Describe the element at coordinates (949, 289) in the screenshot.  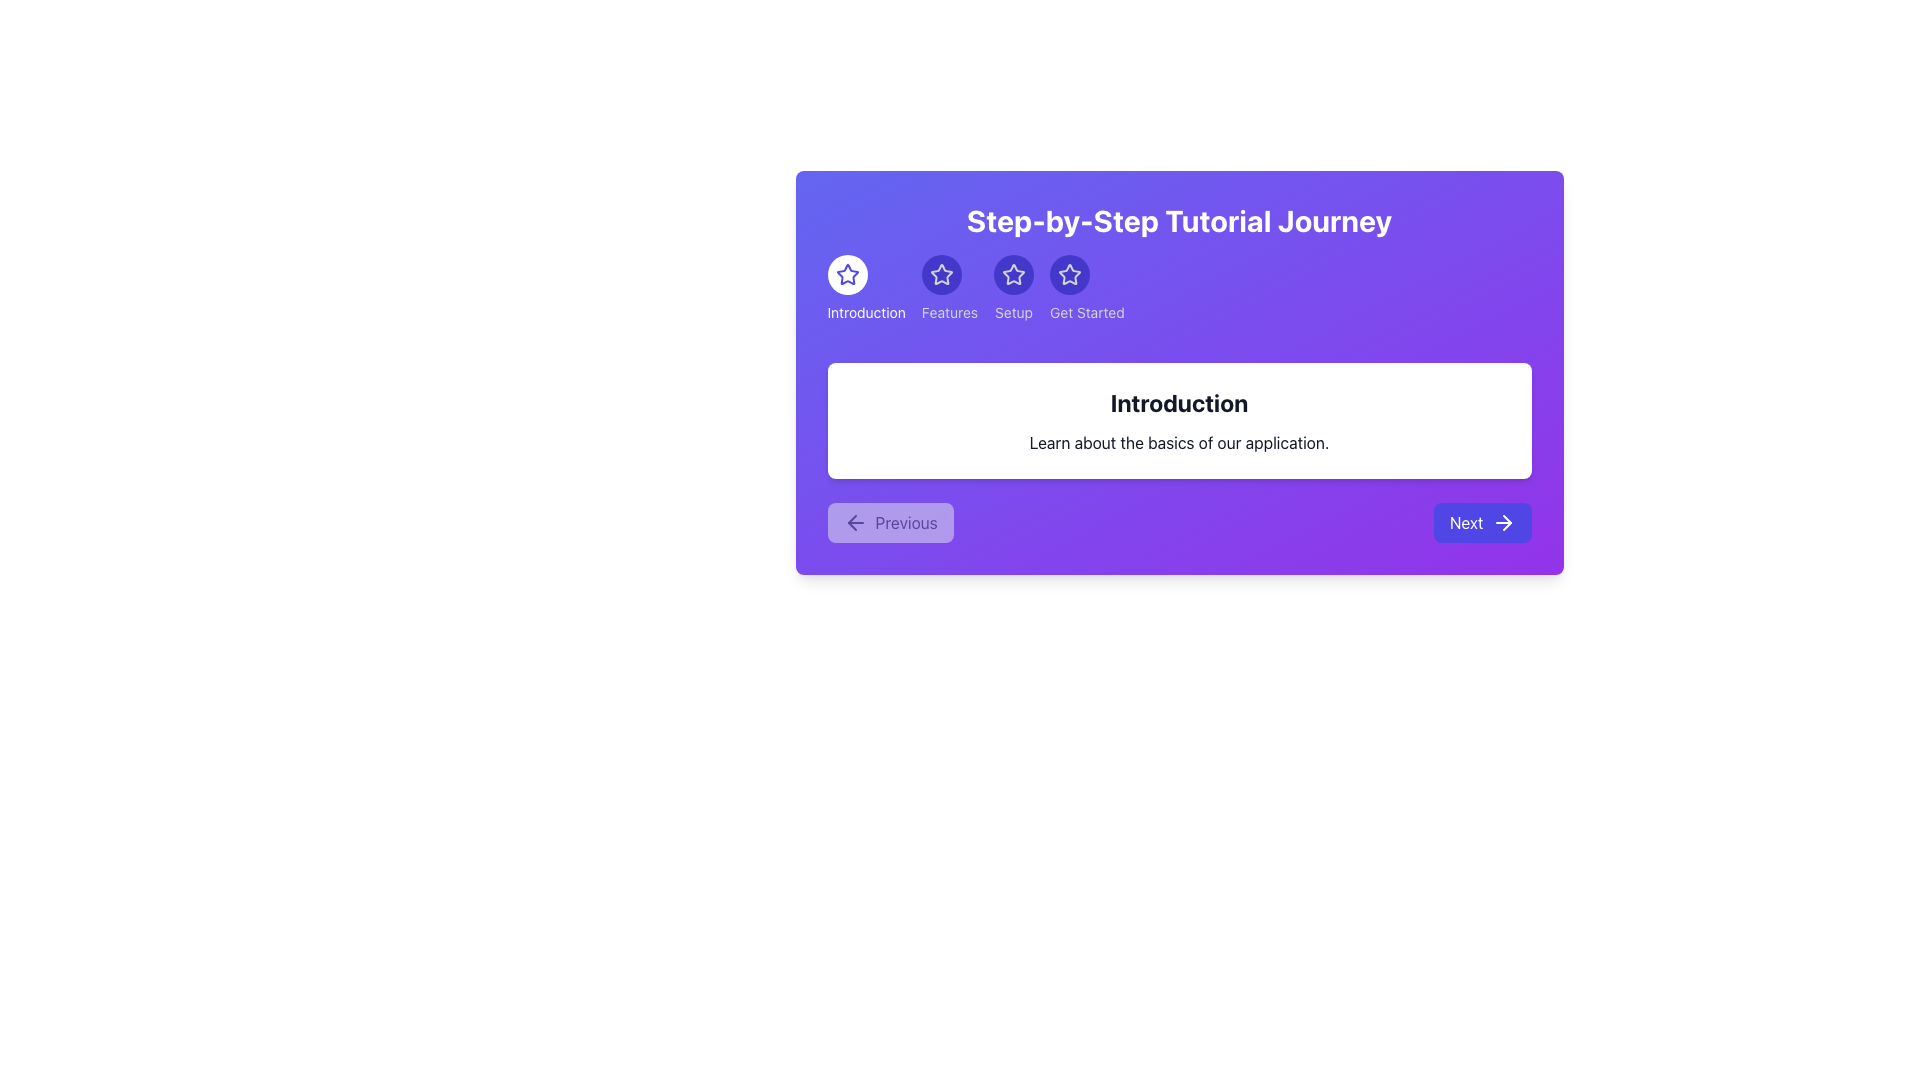
I see `the circular 'Features' button with a star icon and indigo background, located in the step navigation interface` at that location.